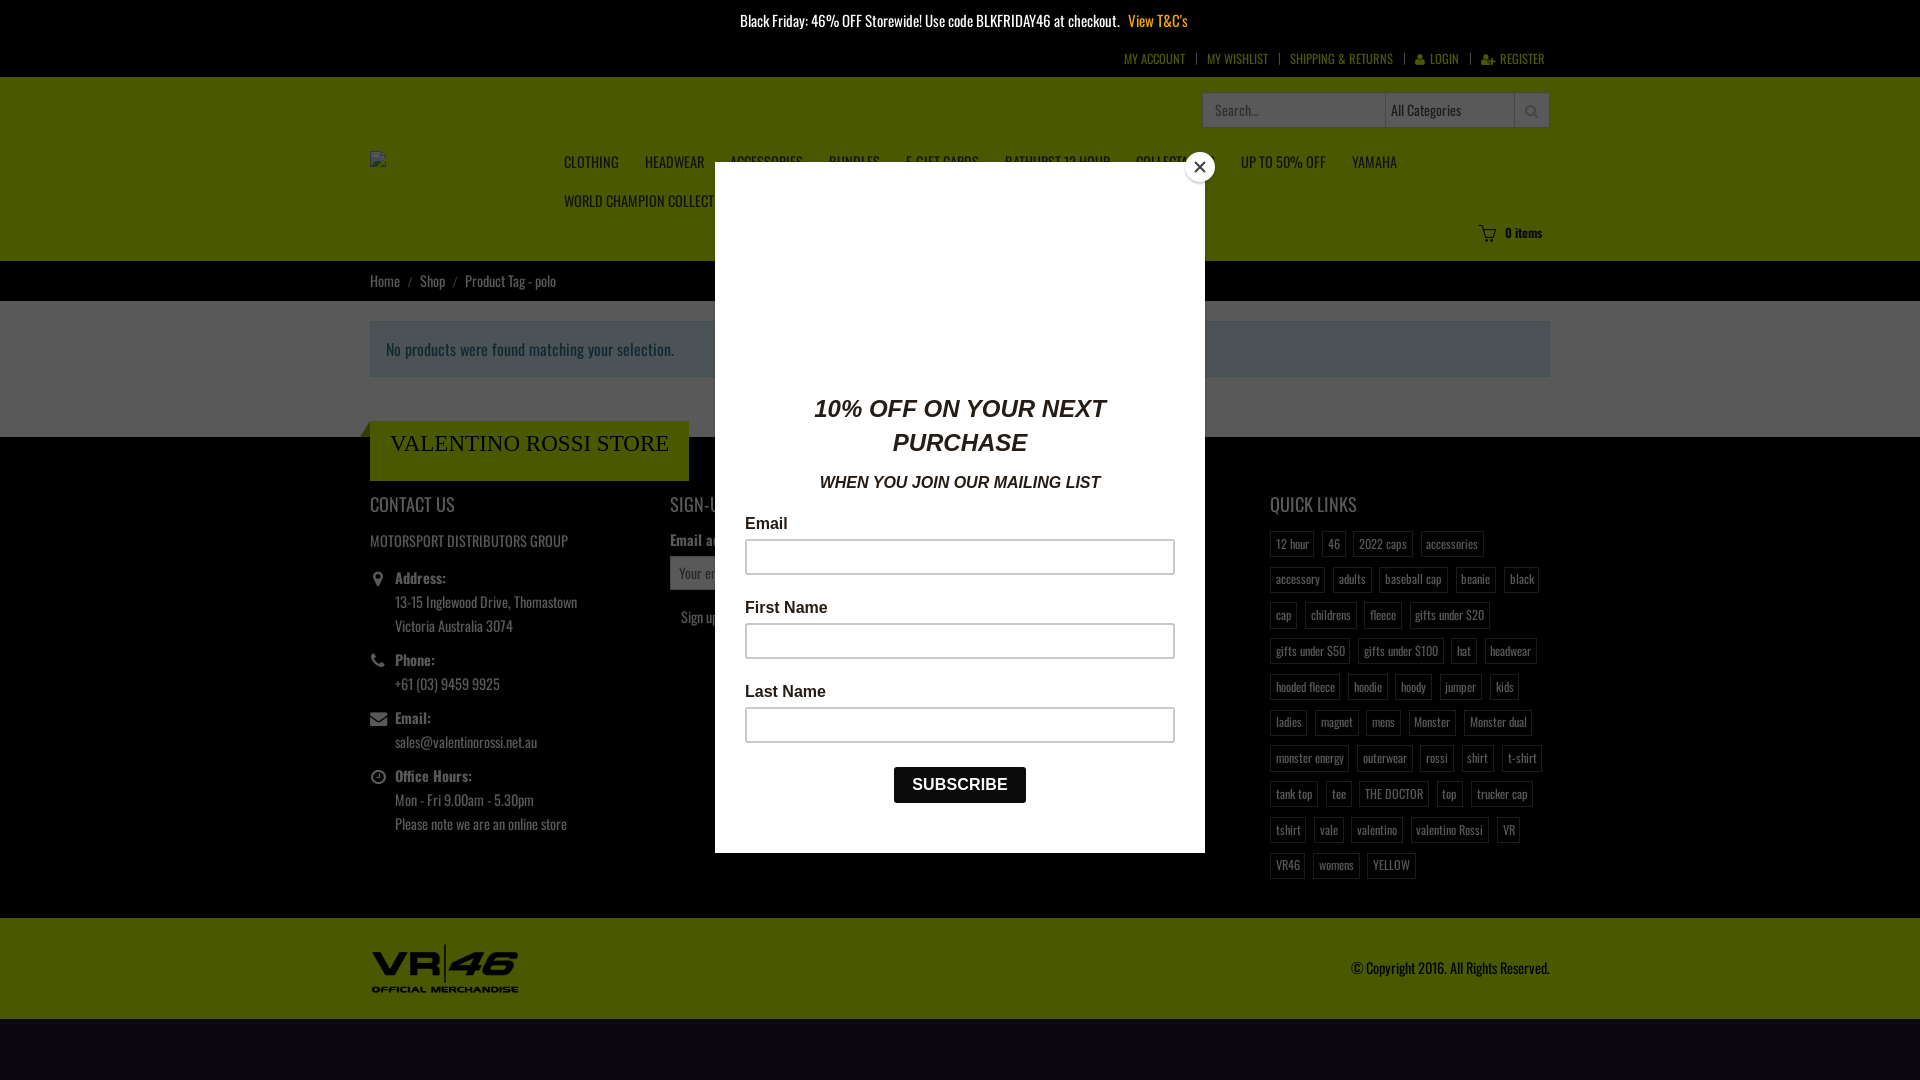  I want to click on 'Monster dual', so click(1497, 722).